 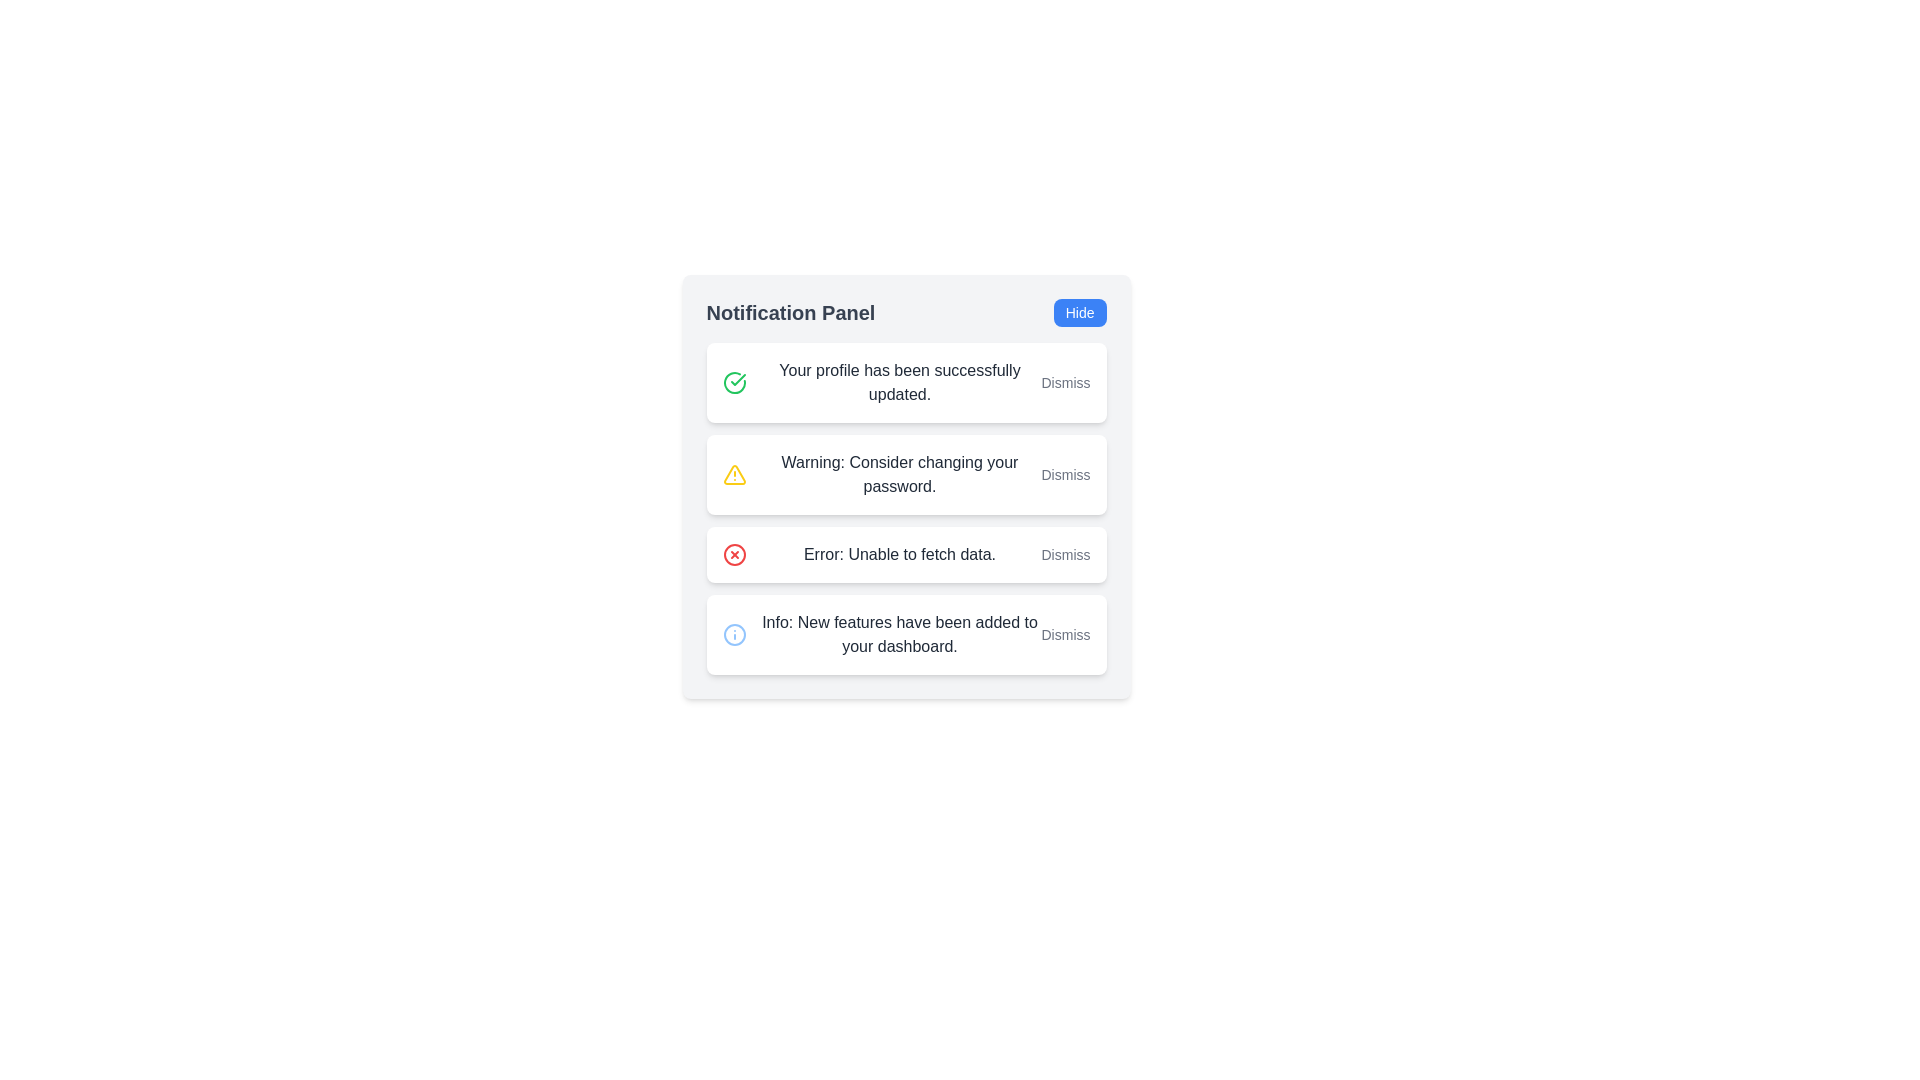 I want to click on the green circular check icon at the start of the first notification card in the notification panel, representing a success notification, so click(x=733, y=382).